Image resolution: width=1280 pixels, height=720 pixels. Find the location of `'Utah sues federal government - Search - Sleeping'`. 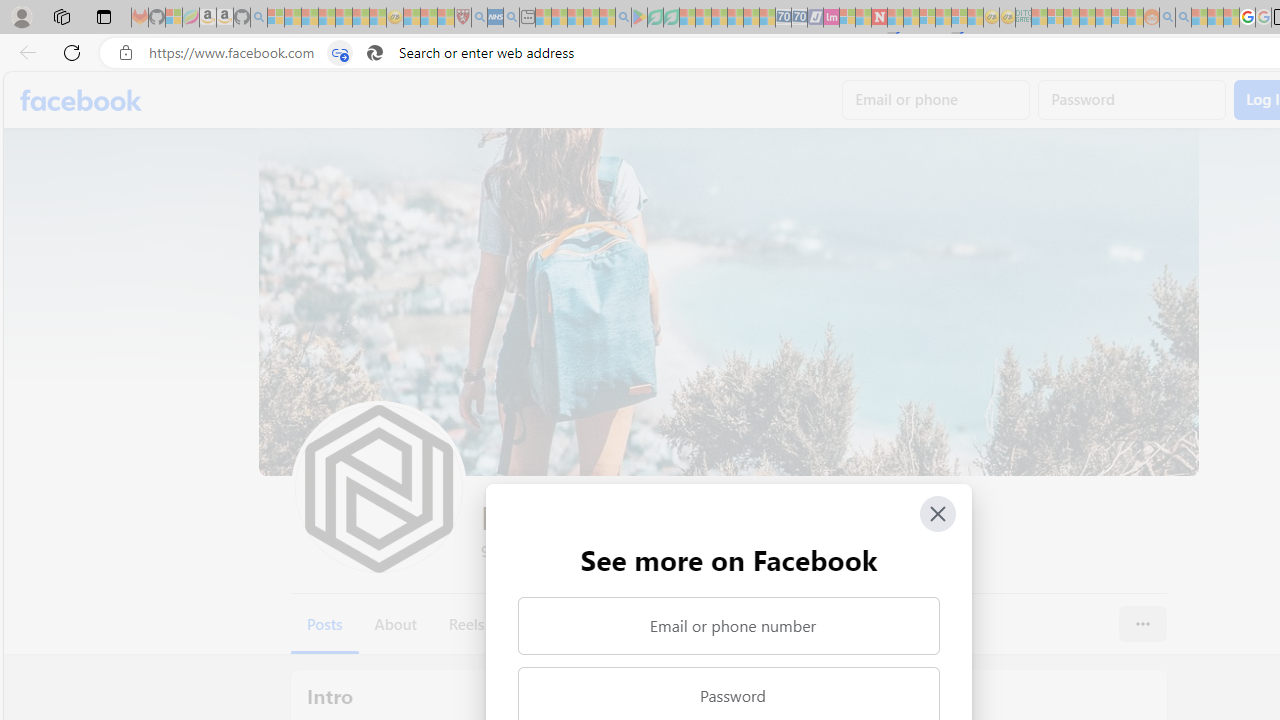

'Utah sues federal government - Search - Sleeping' is located at coordinates (1184, 17).